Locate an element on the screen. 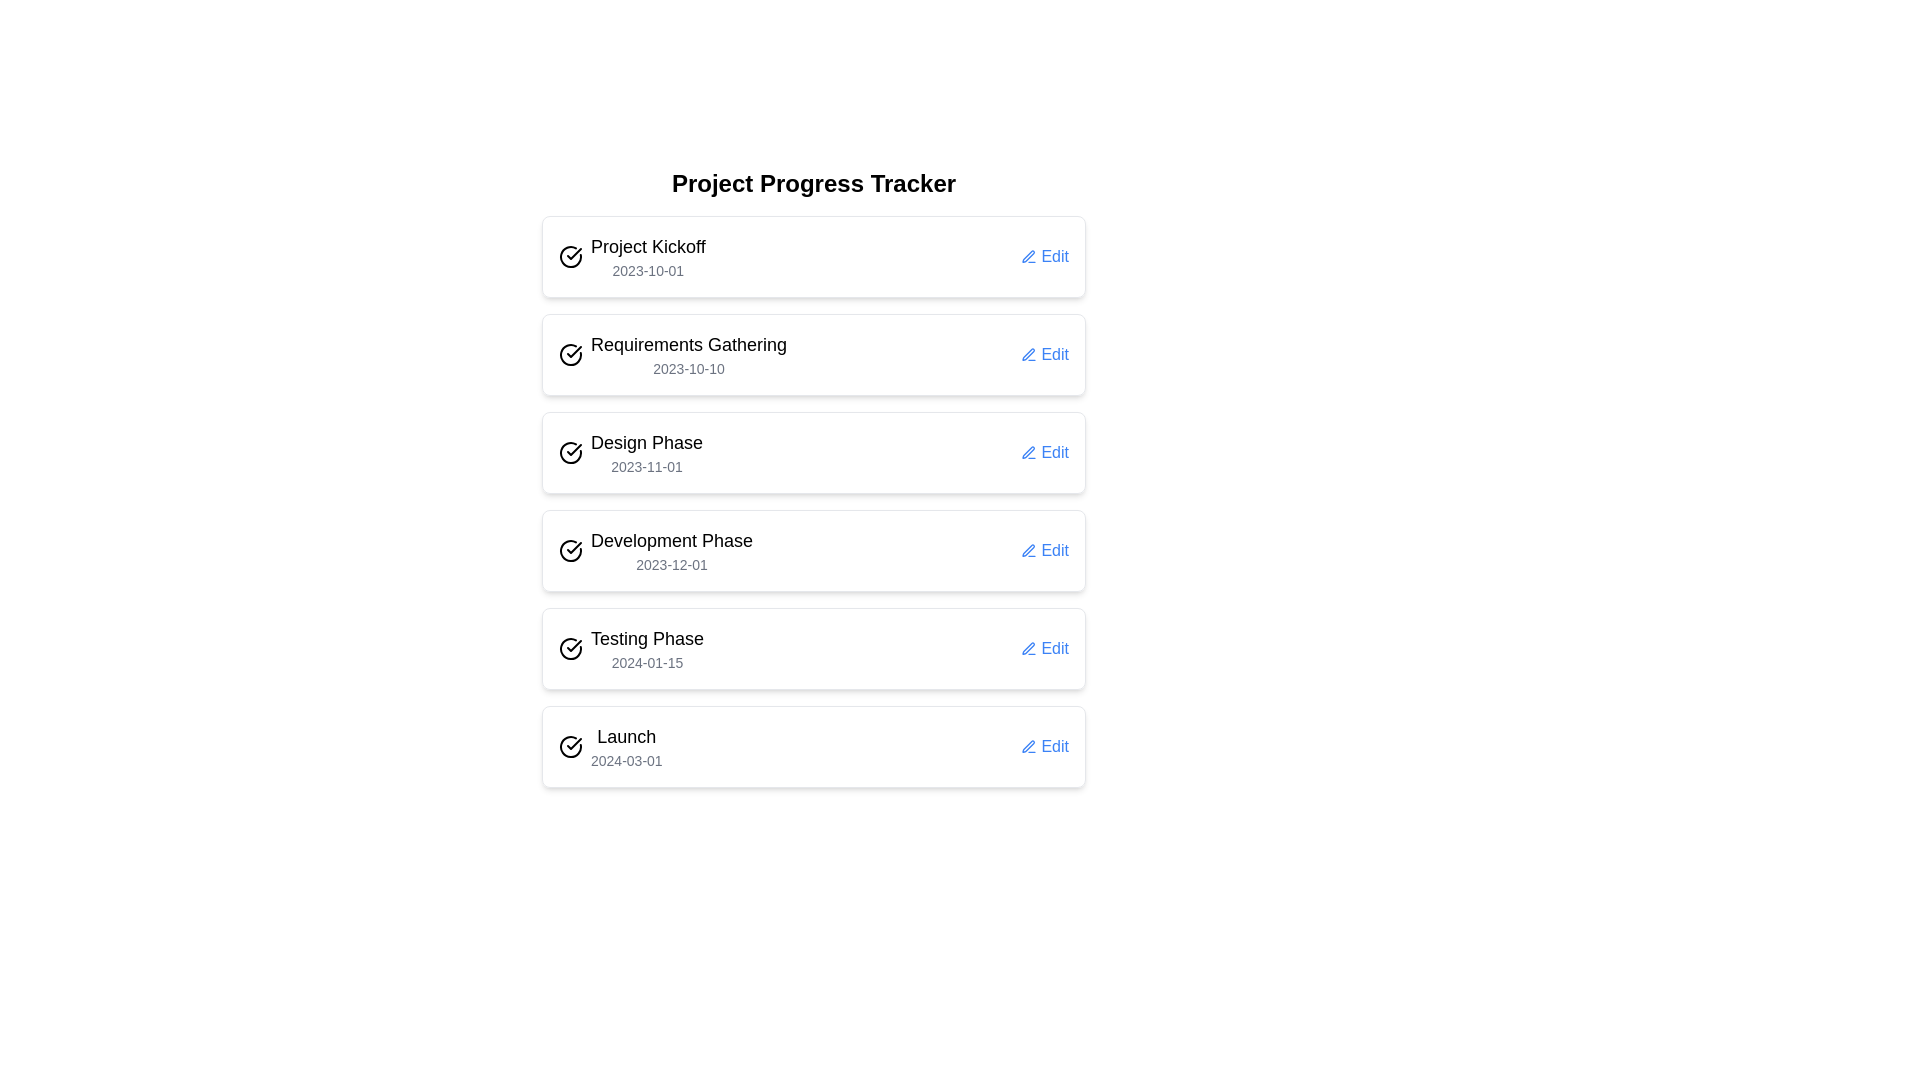 This screenshot has width=1920, height=1080. the Text Label Group with Icon displaying 'Design Phase' and its date '2023-11-01', located in the third card of the project progress tracker is located at coordinates (630, 452).